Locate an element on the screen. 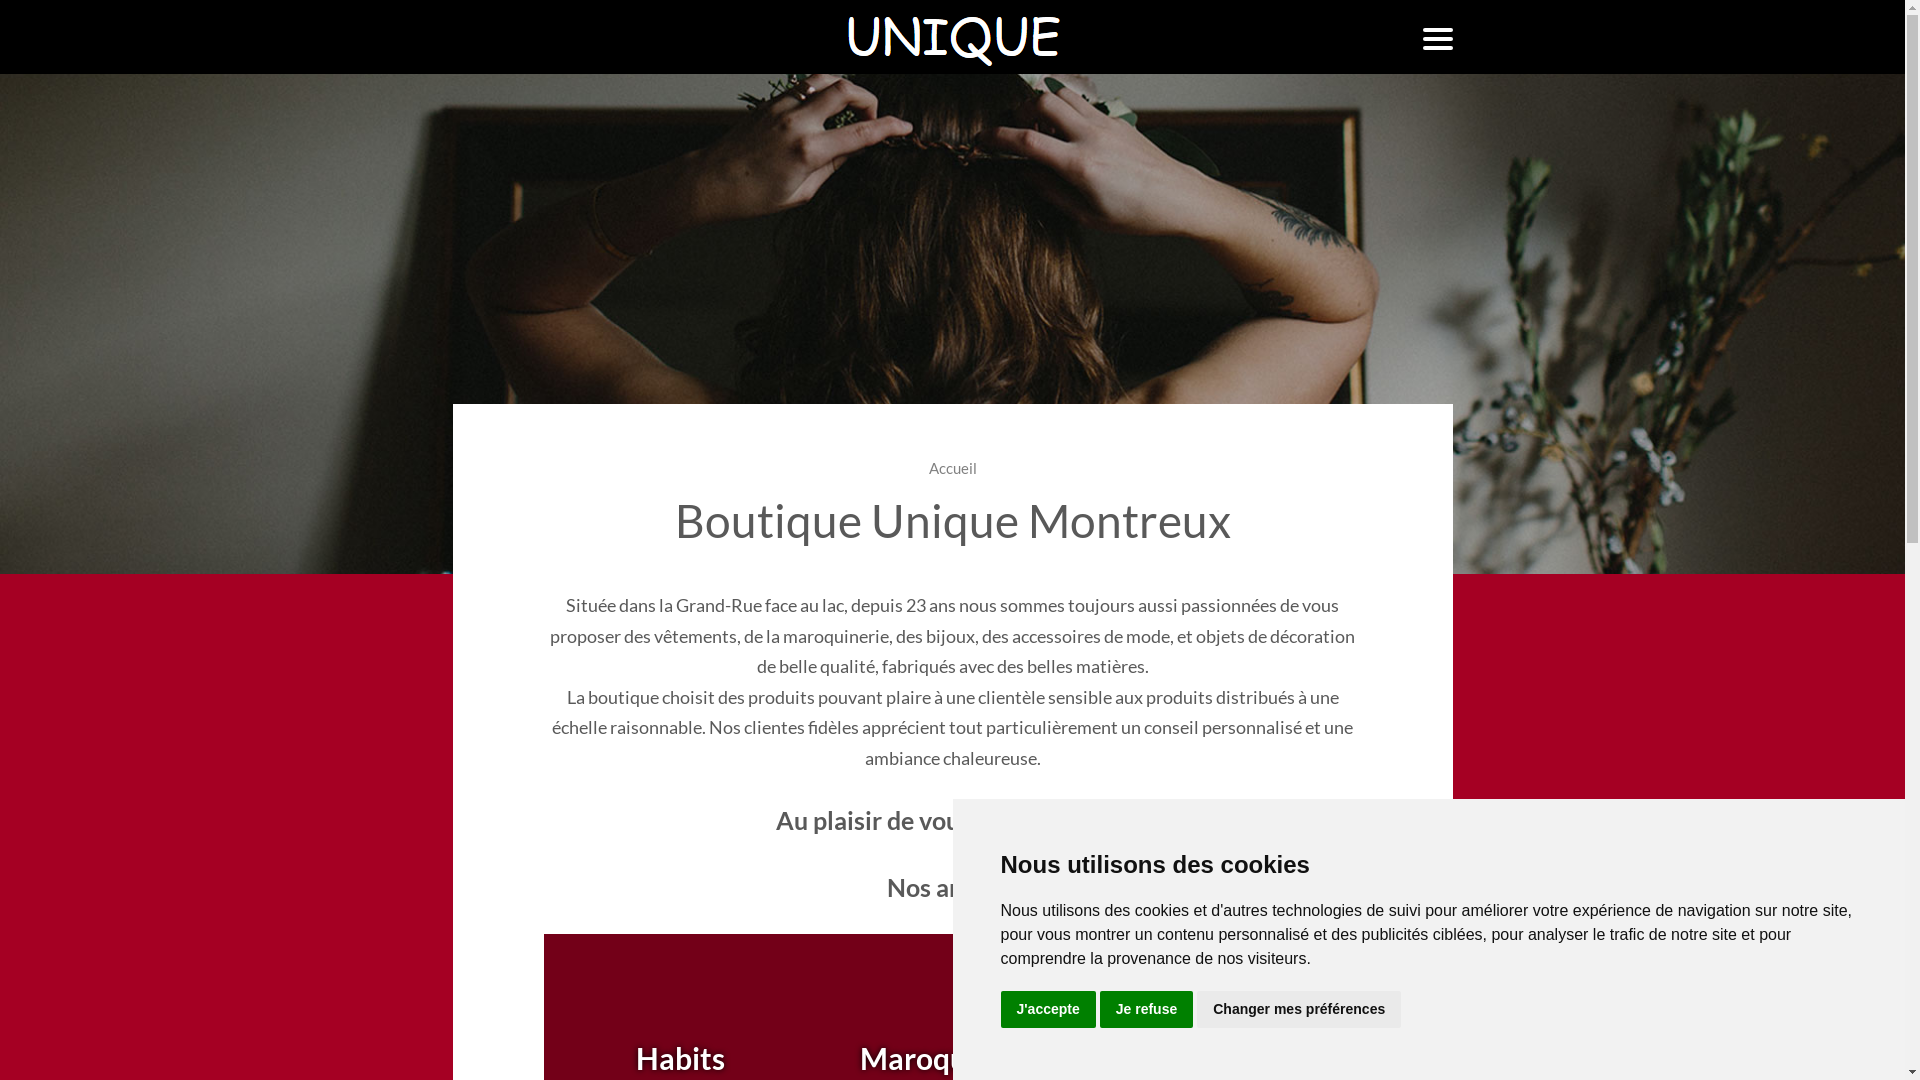  'Accueil' is located at coordinates (926, 468).